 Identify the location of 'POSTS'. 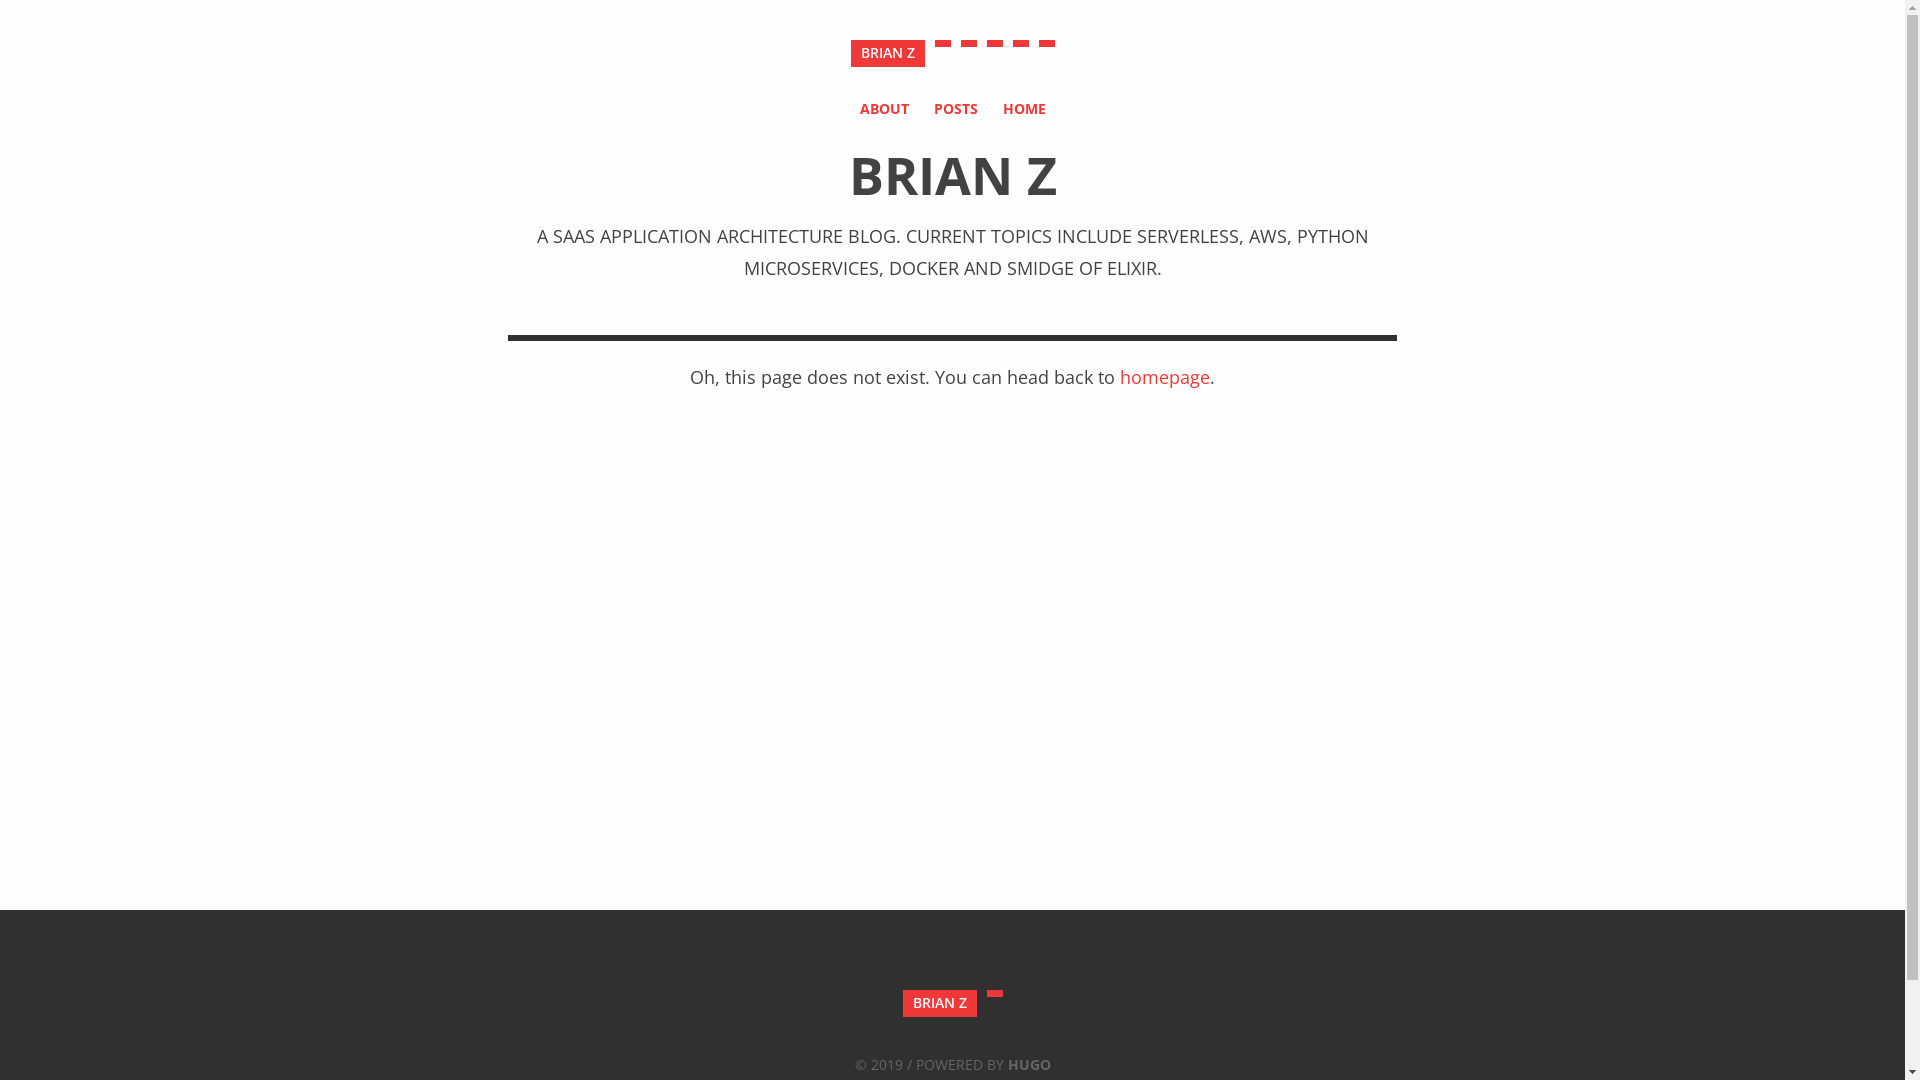
(933, 108).